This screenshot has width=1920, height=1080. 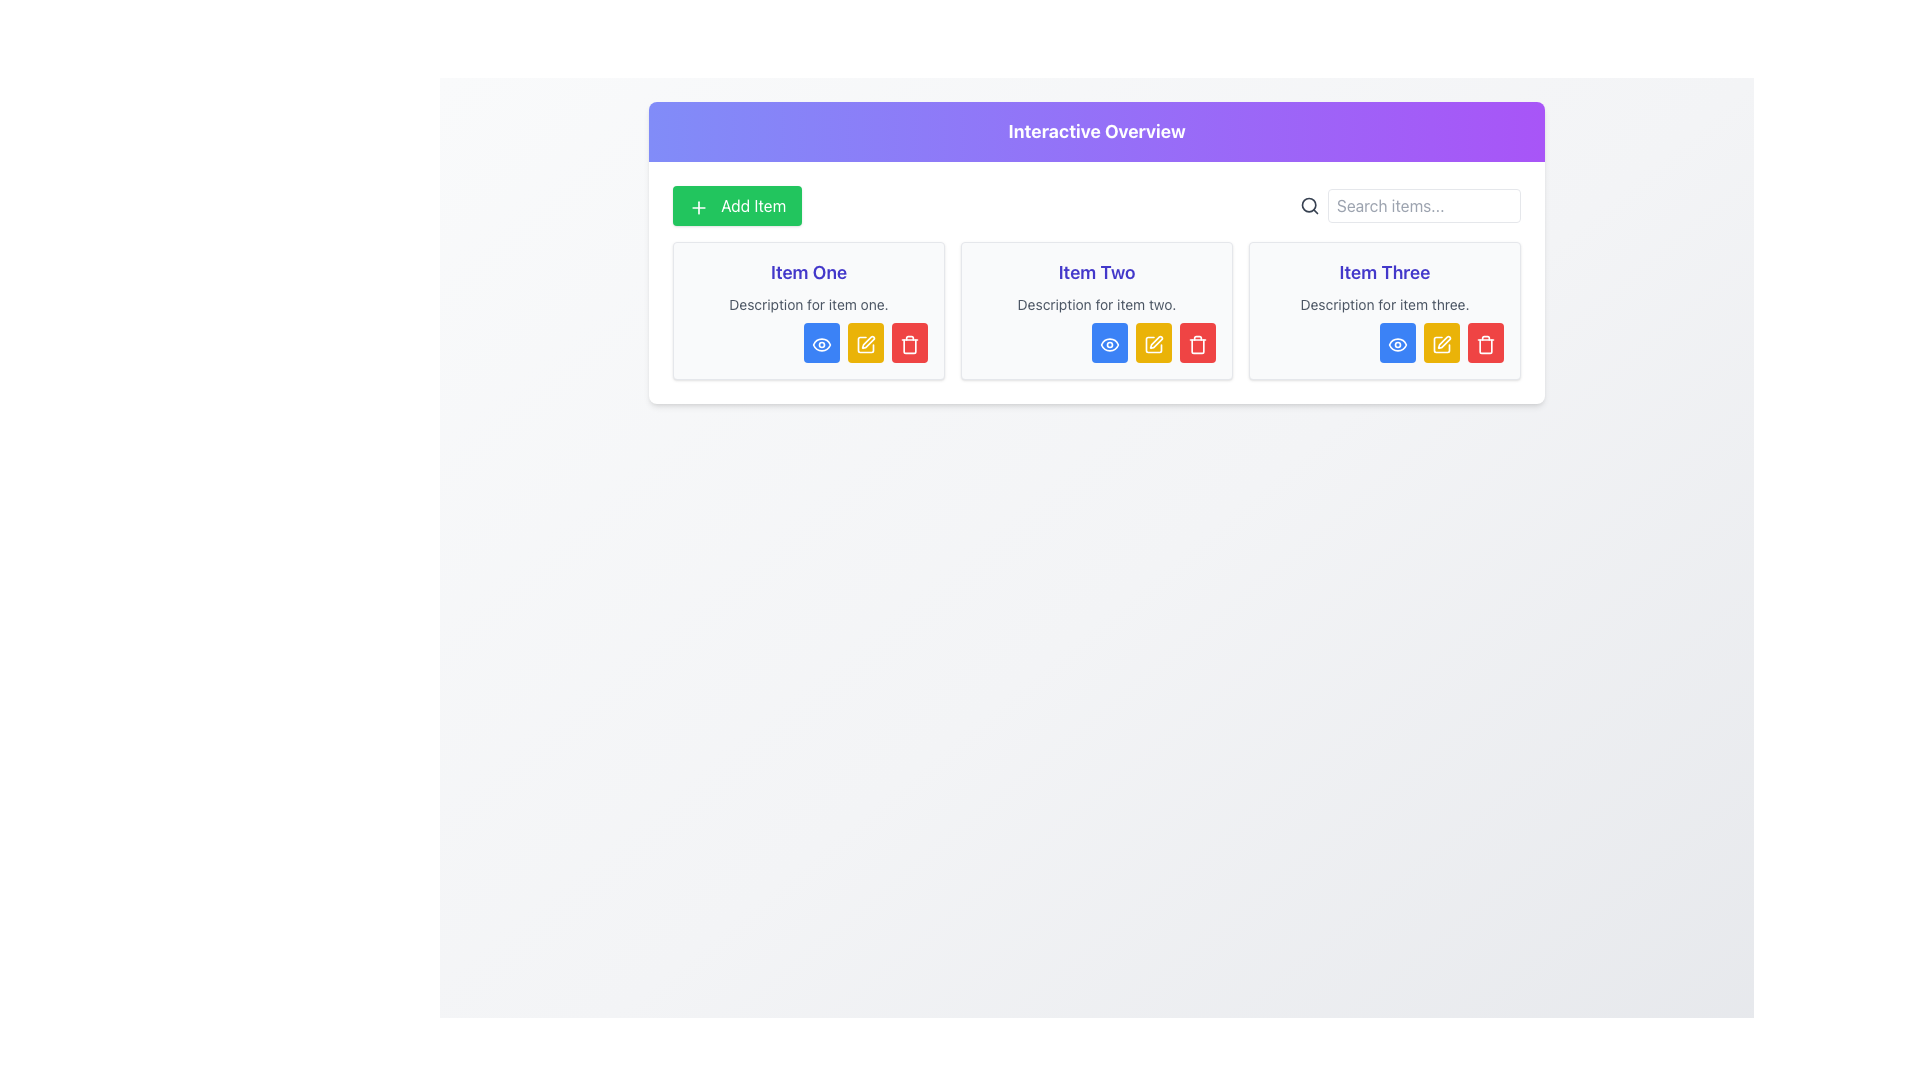 What do you see at coordinates (1423, 205) in the screenshot?
I see `the text input field located` at bounding box center [1423, 205].